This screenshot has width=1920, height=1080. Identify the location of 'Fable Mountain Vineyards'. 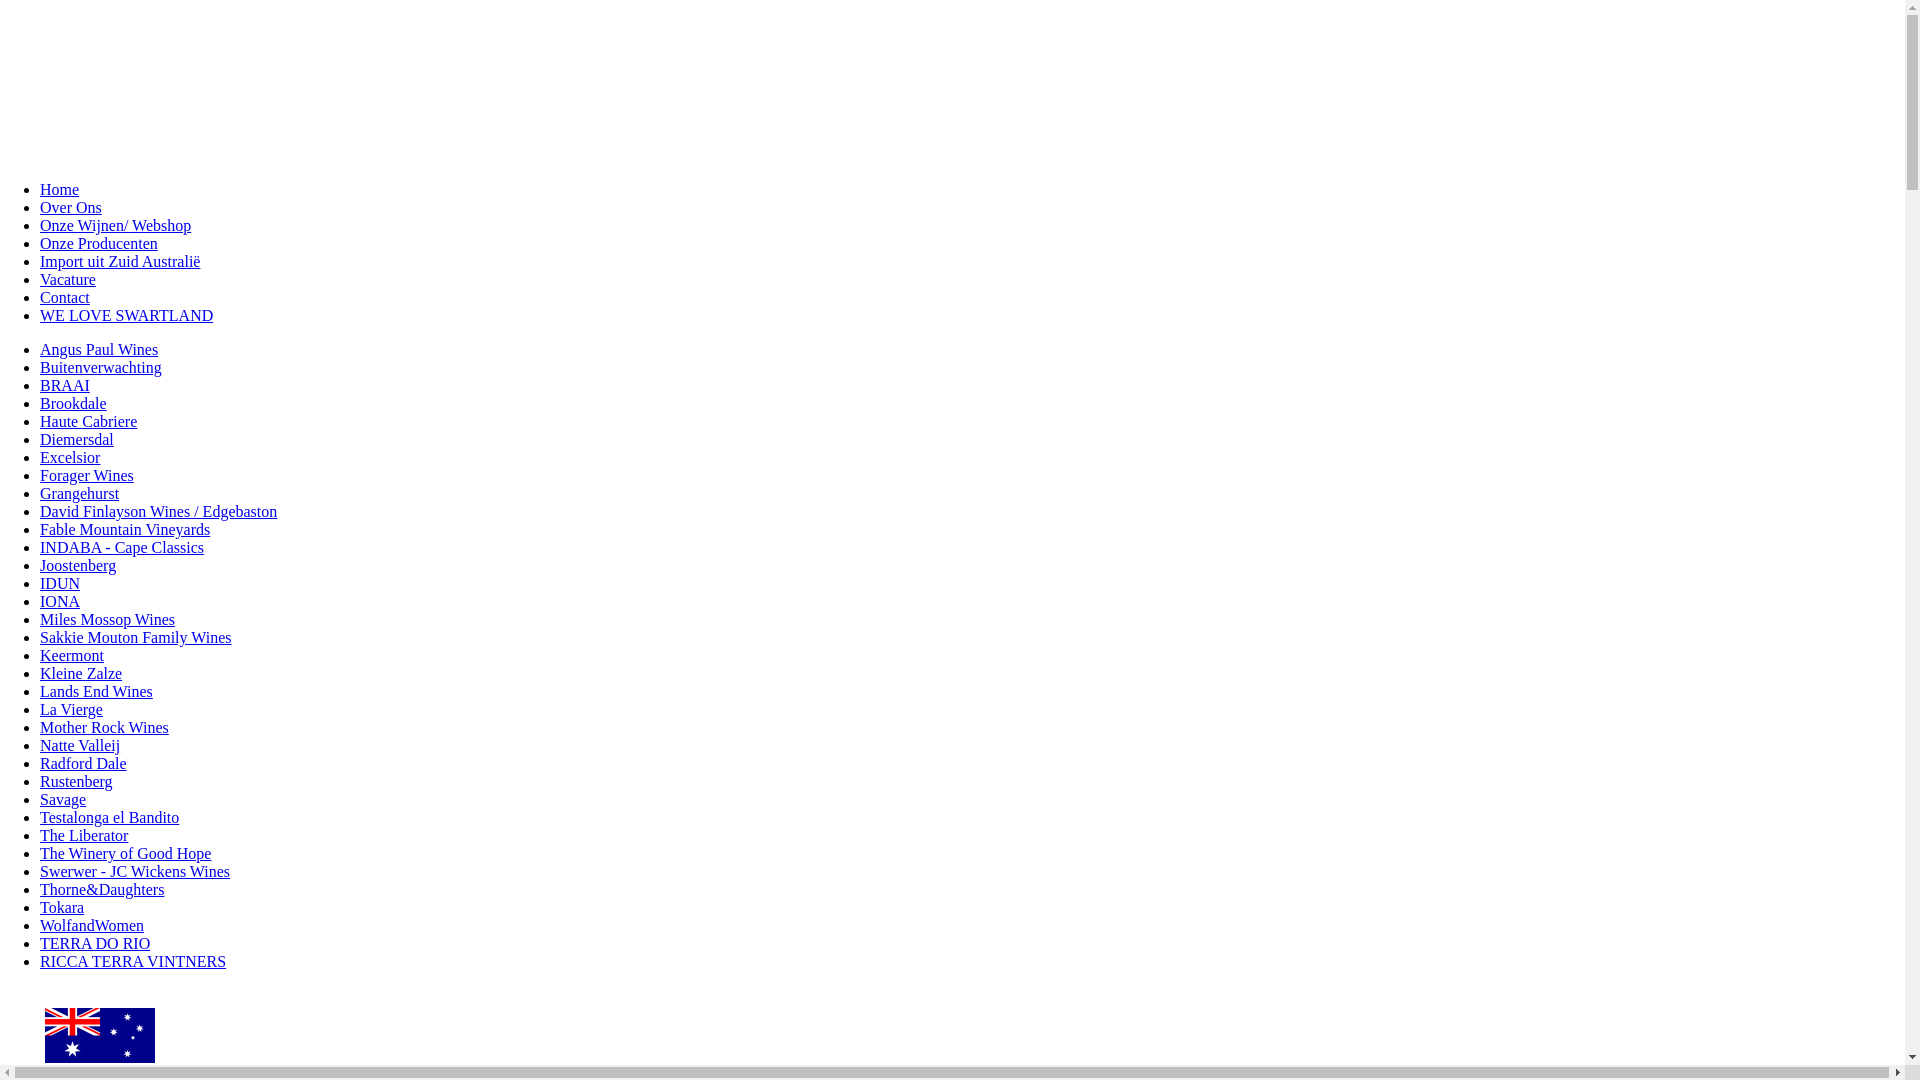
(39, 528).